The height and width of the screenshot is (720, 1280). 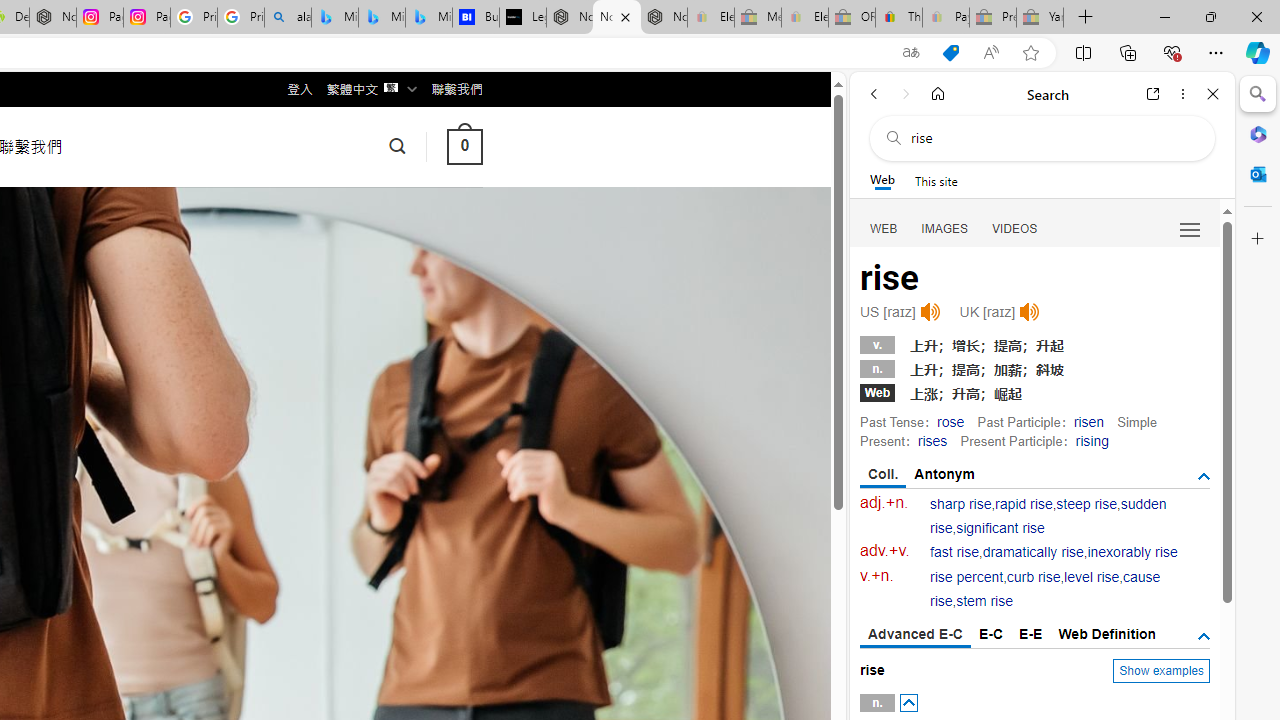 I want to click on 'Antonym', so click(x=944, y=474).